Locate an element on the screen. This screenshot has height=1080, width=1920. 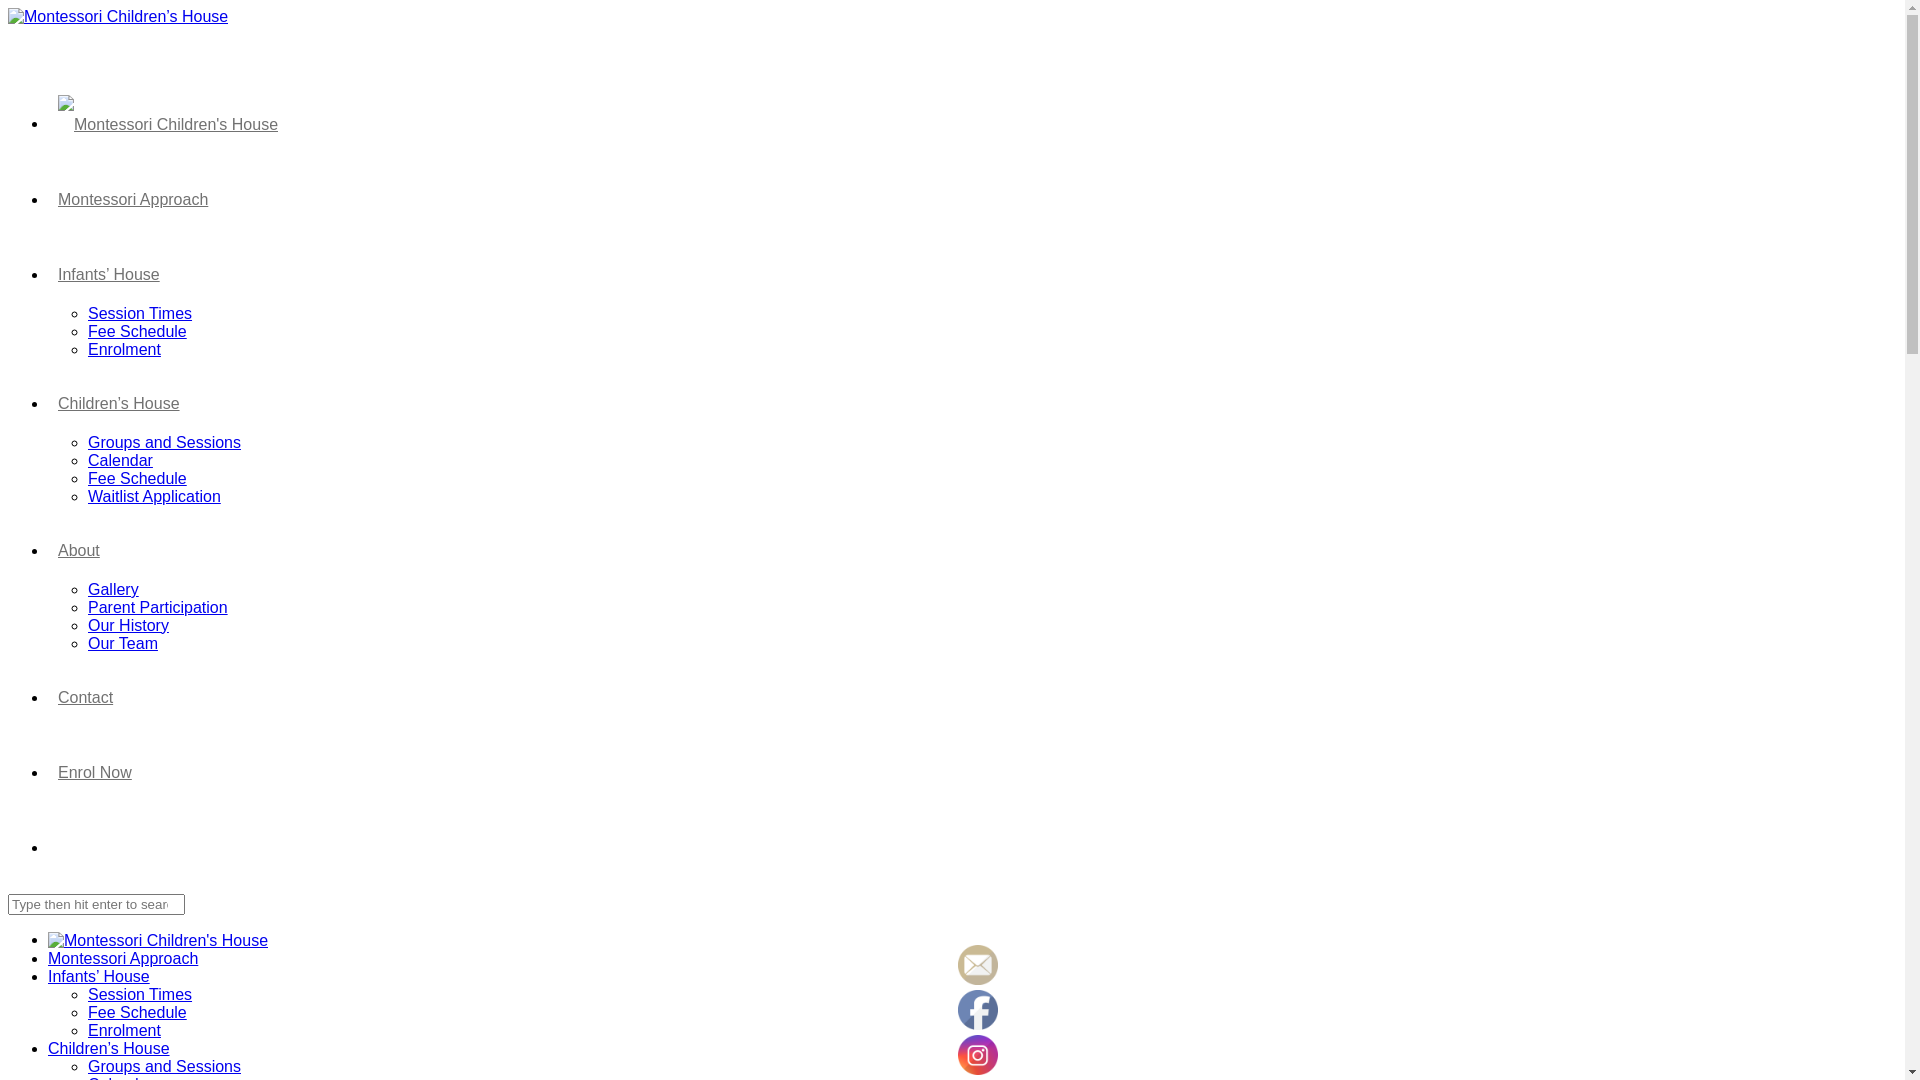
'Follow by Email' is located at coordinates (978, 963).